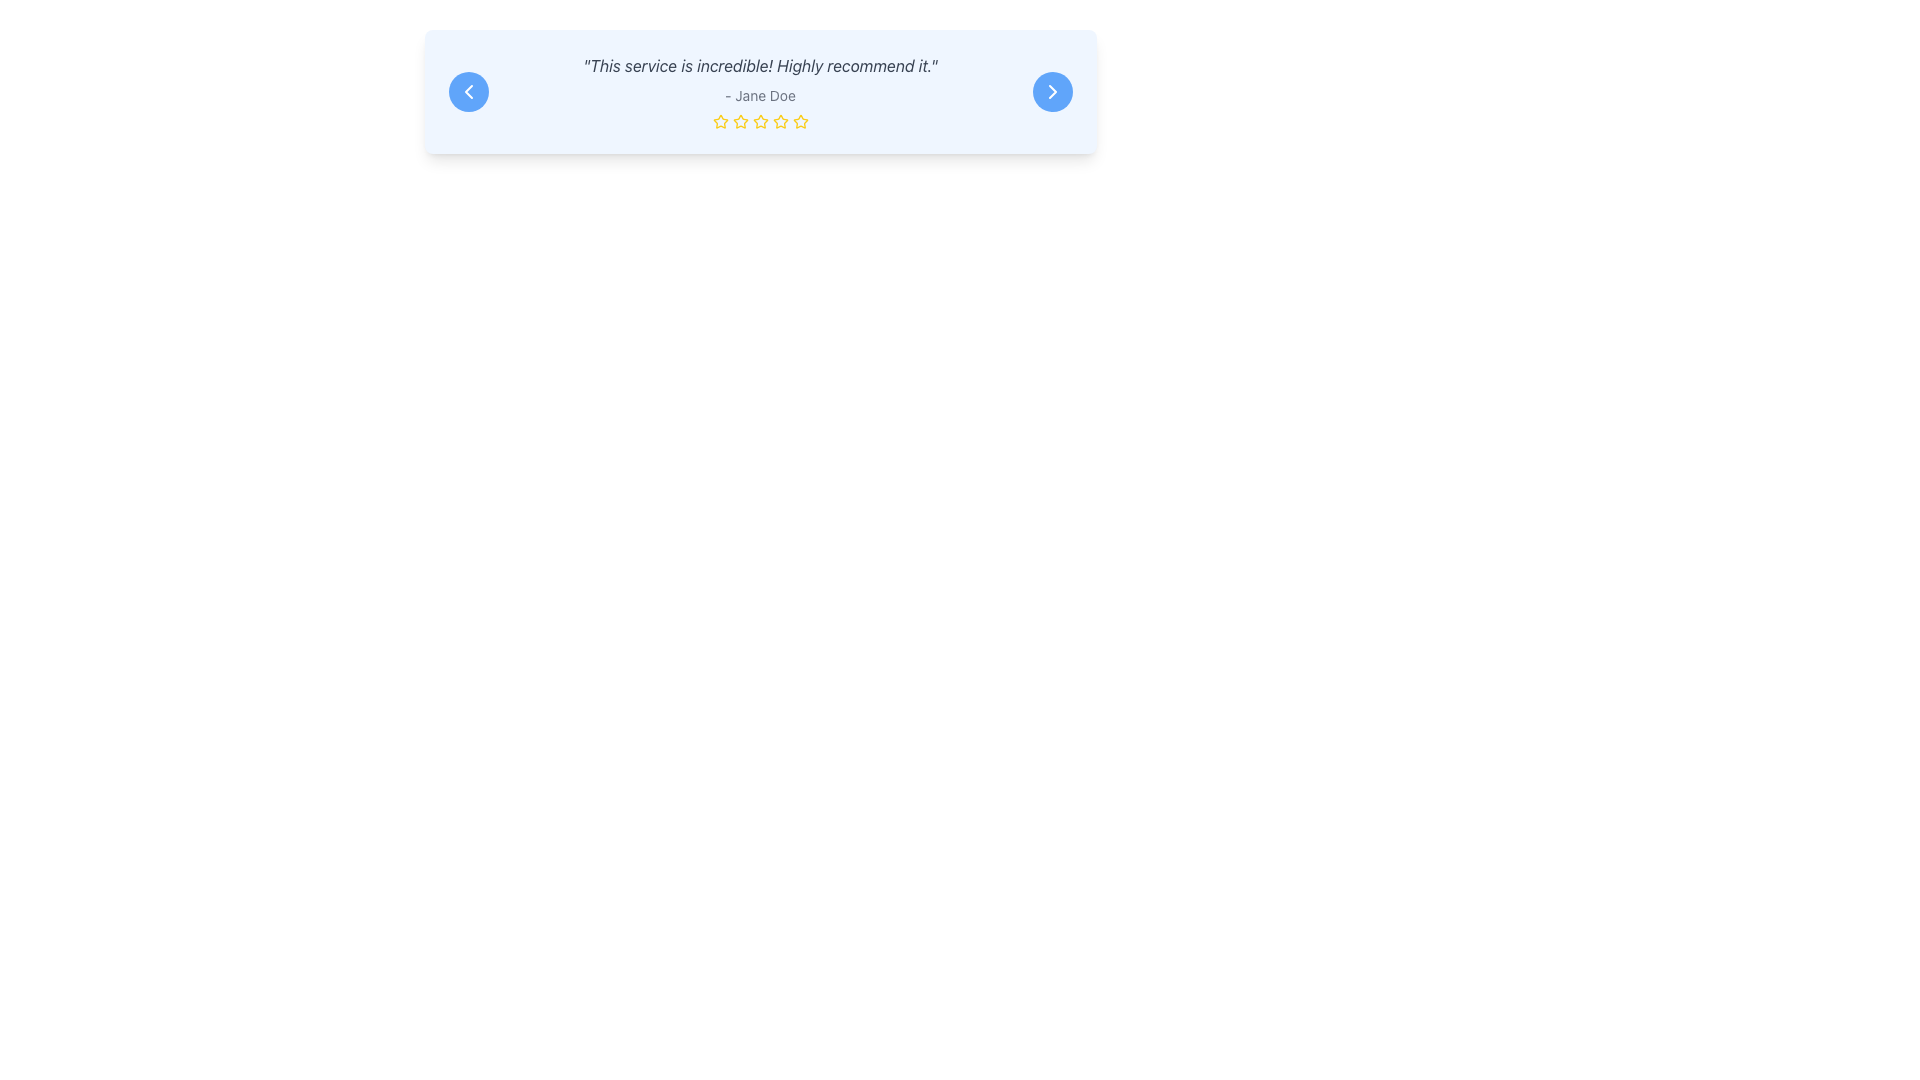  I want to click on the rightward-pointing chevron icon located inside the circular button at the top-right corner of the card-style interface, so click(1051, 92).